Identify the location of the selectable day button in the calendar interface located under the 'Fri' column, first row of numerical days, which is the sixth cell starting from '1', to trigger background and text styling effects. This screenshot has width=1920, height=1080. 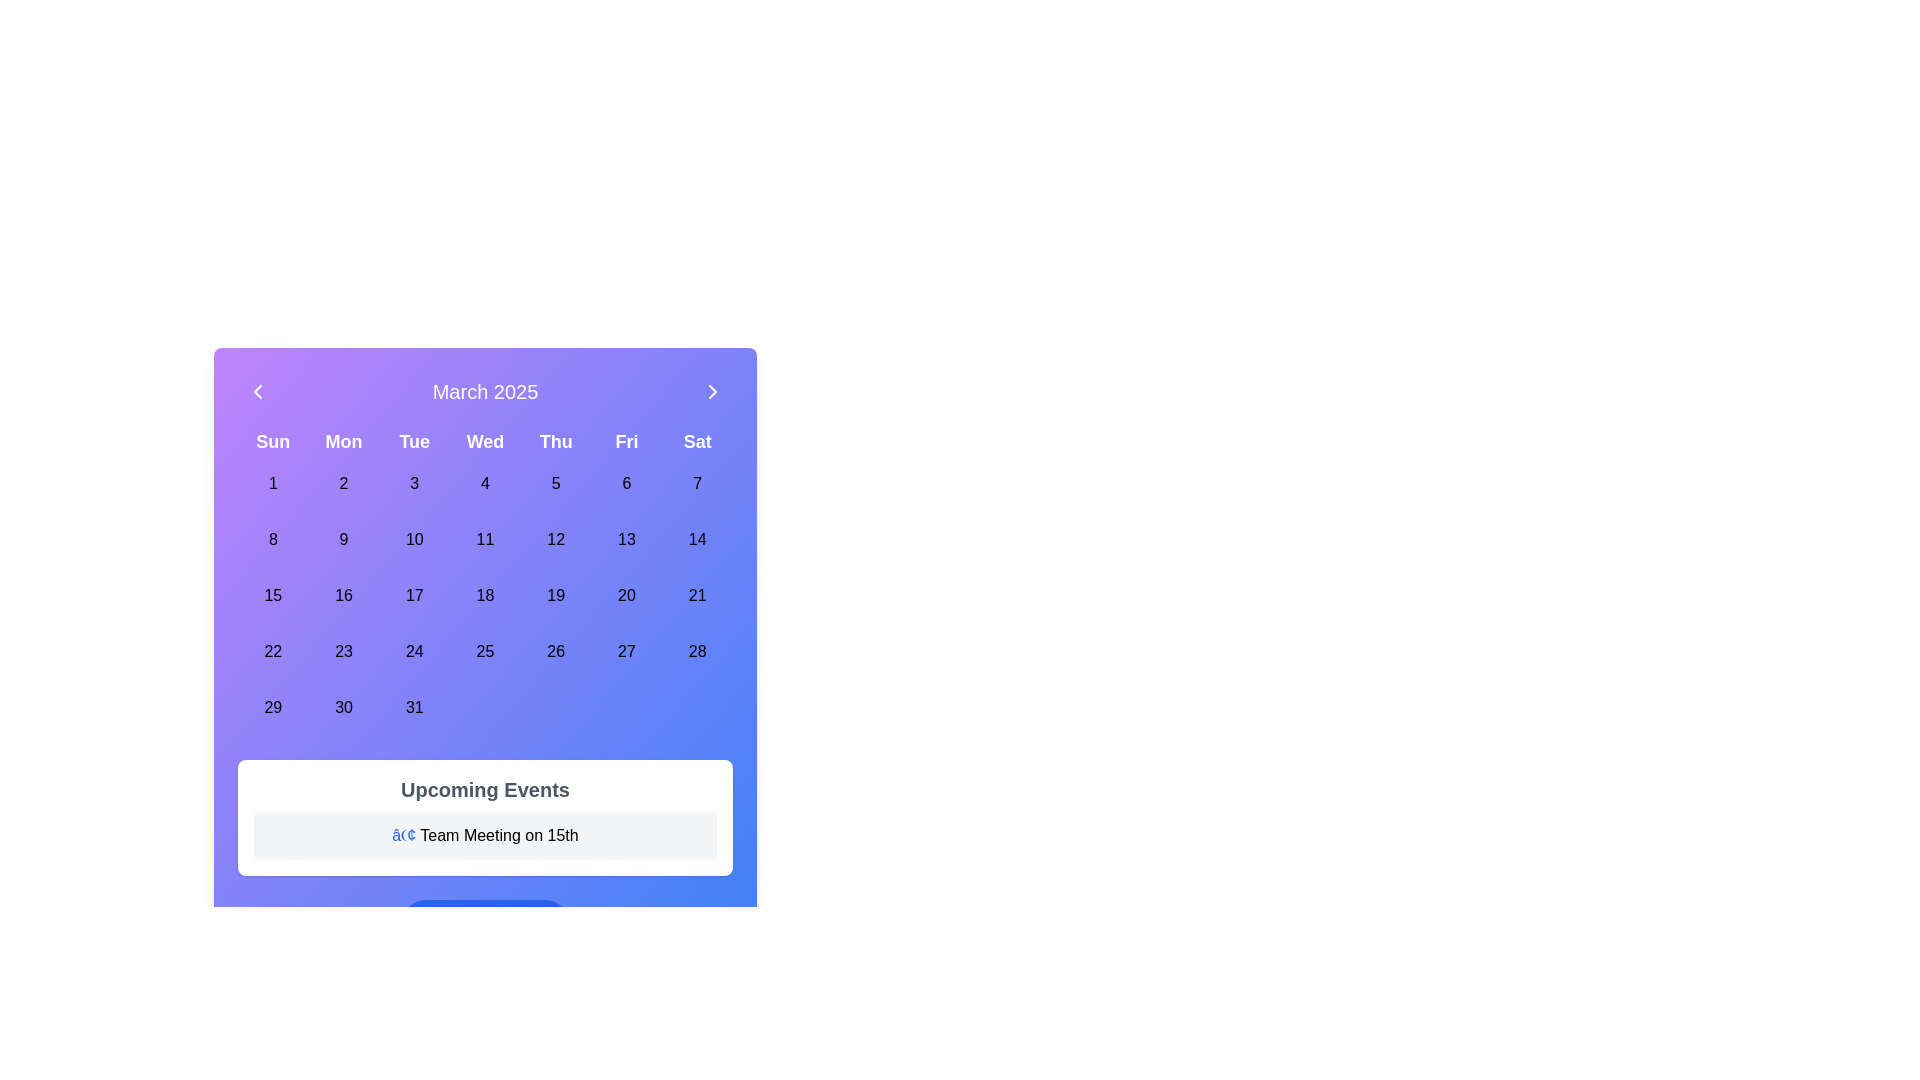
(625, 483).